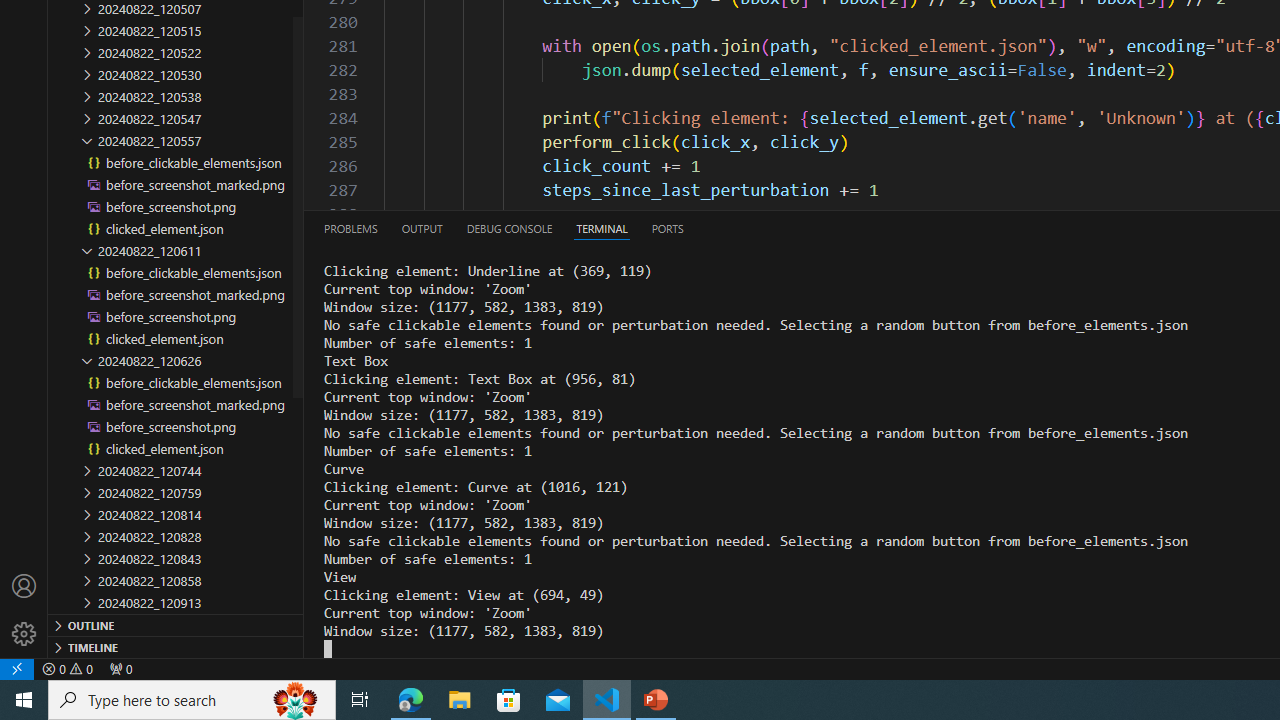 The image size is (1280, 720). I want to click on 'Debug Console (Ctrl+Shift+Y)', so click(509, 227).